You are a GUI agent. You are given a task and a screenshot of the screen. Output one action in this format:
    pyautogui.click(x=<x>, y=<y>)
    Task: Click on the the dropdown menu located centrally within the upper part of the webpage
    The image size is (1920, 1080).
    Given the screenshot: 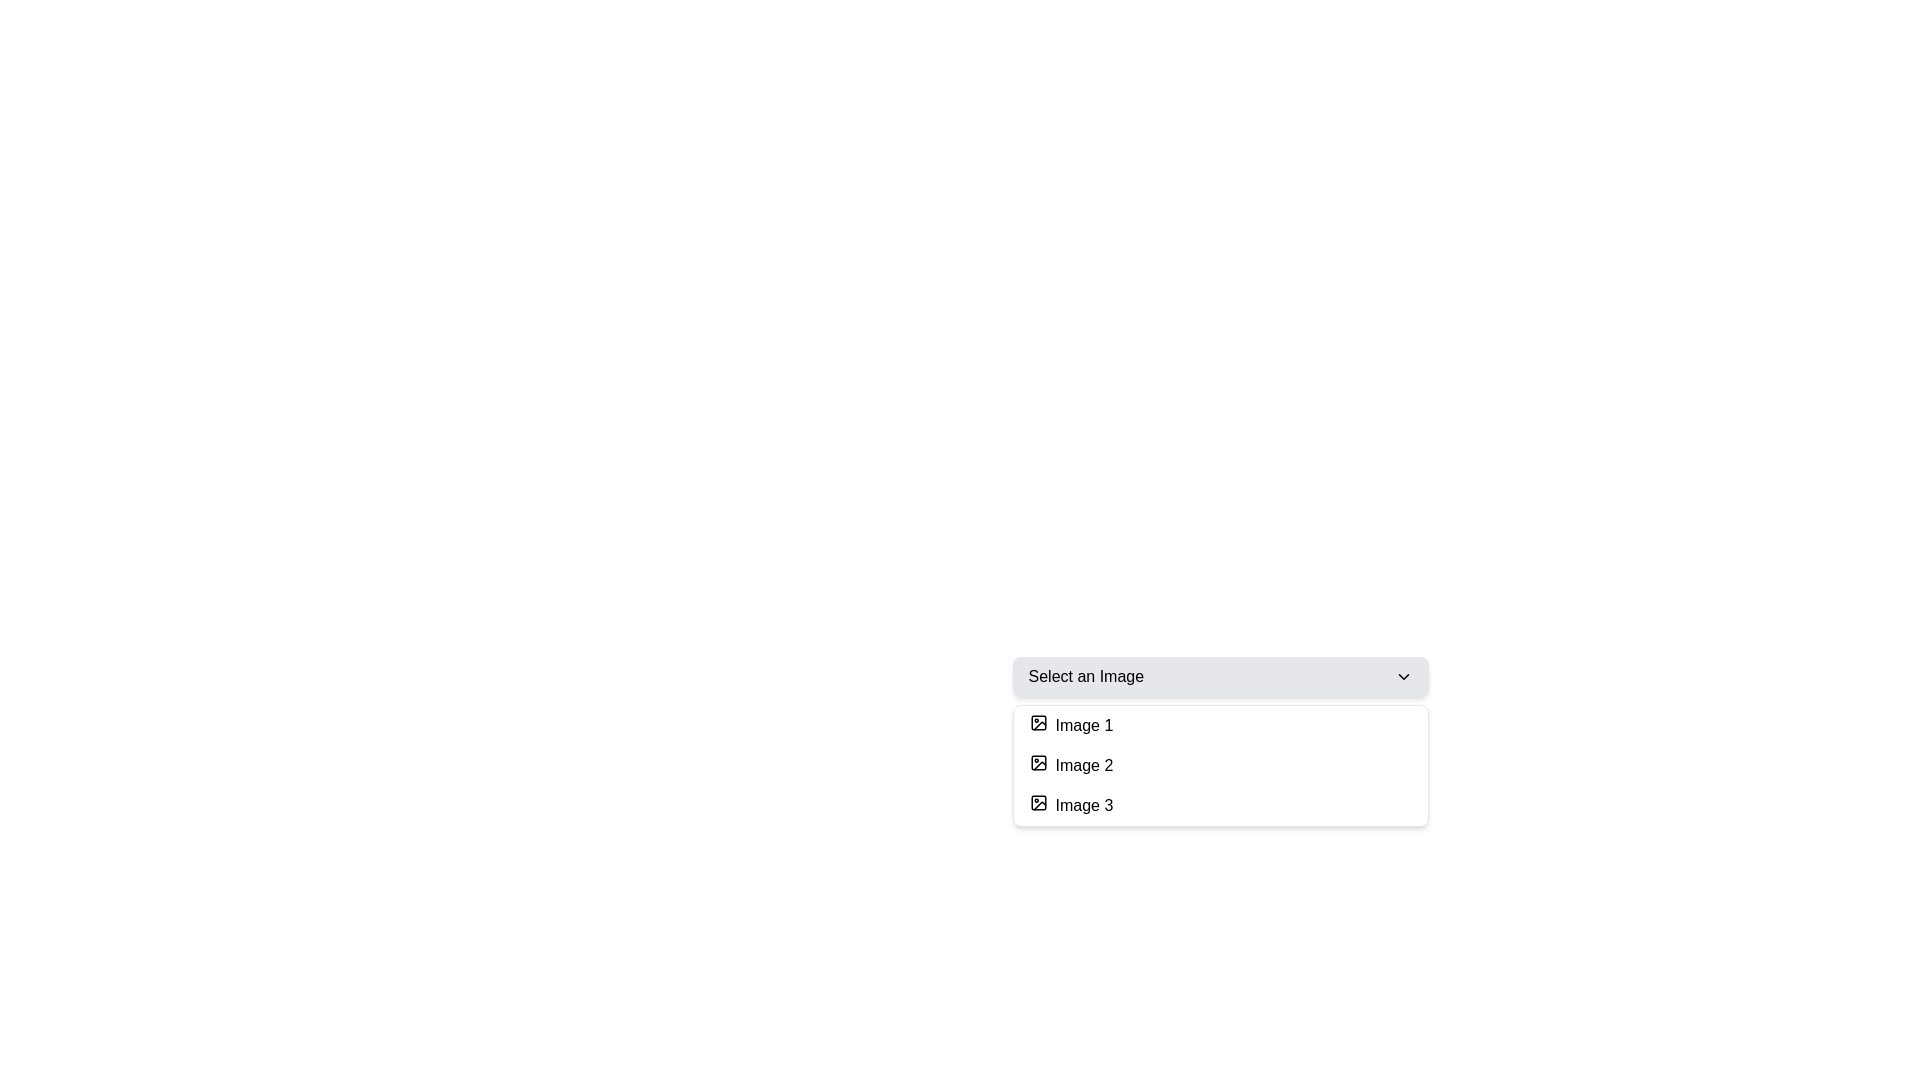 What is the action you would take?
    pyautogui.click(x=1219, y=782)
    